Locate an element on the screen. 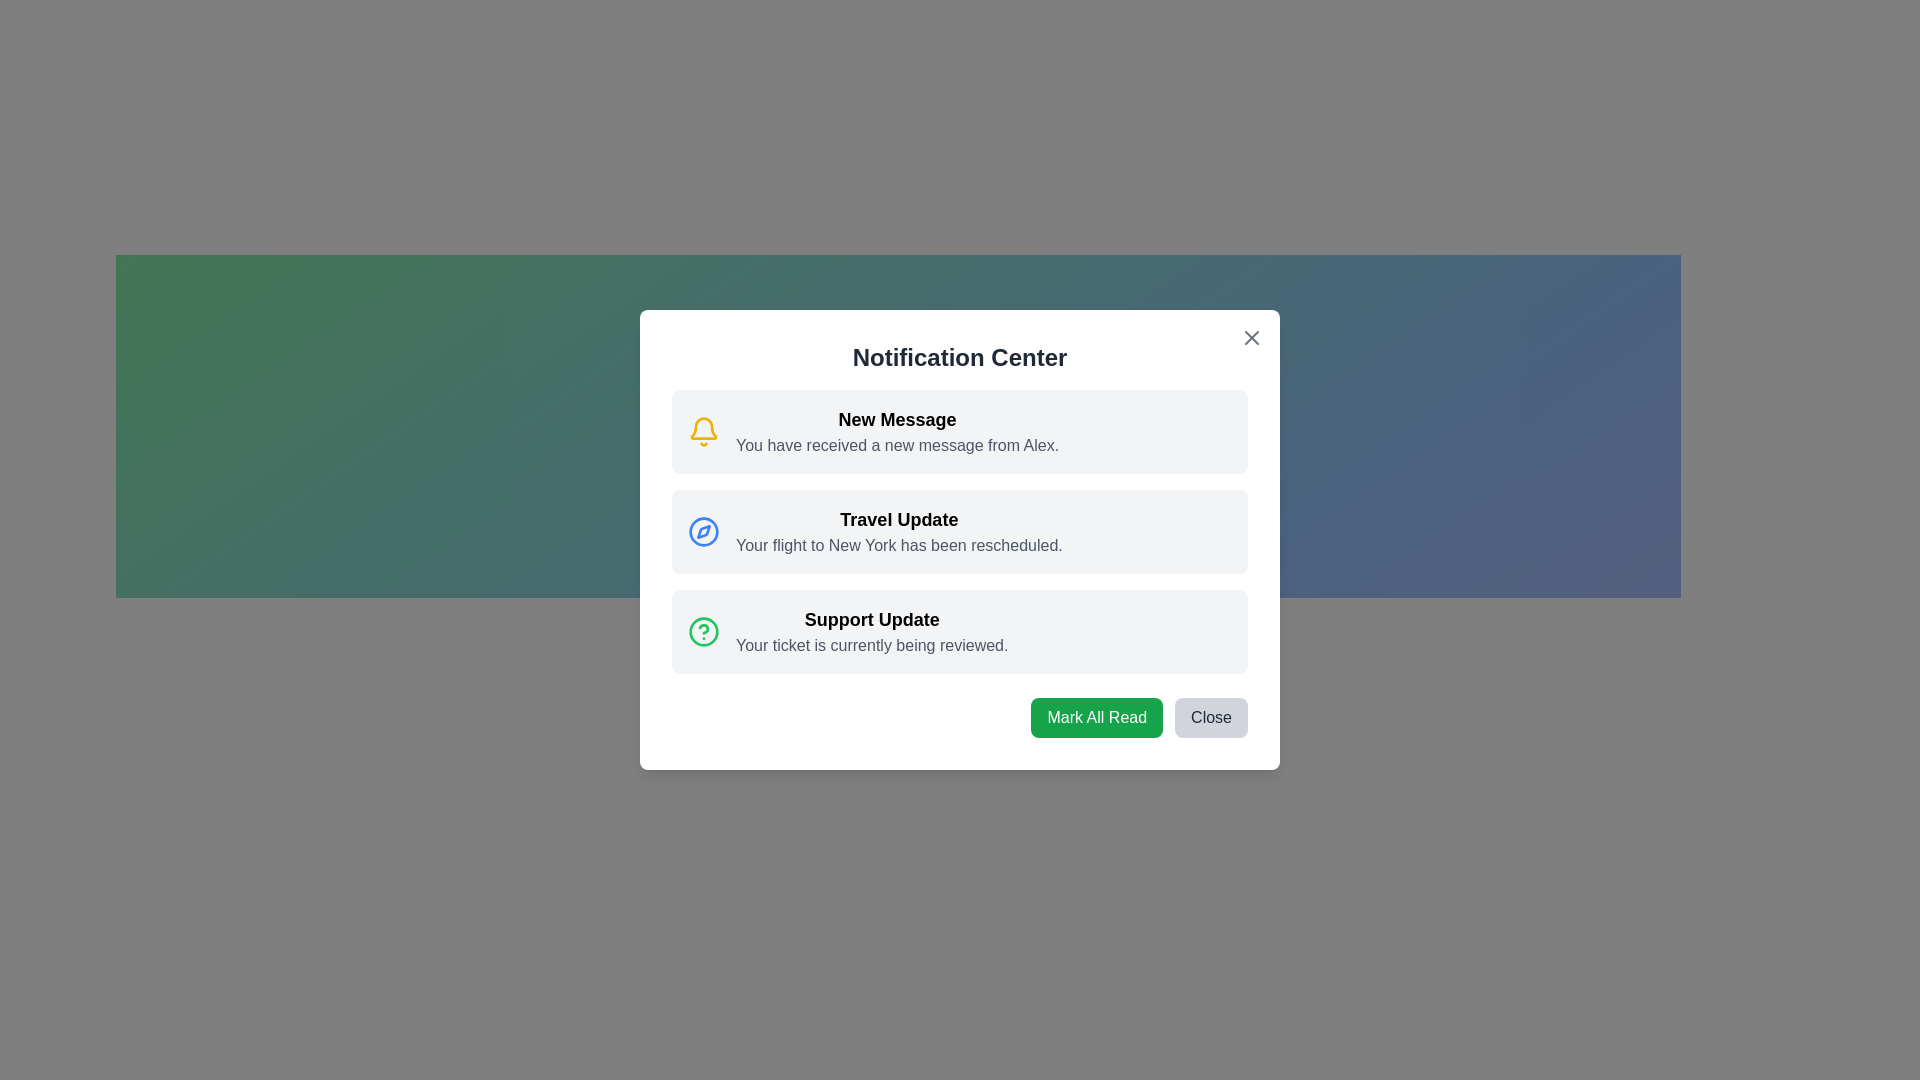 Image resolution: width=1920 pixels, height=1080 pixels. the close button located in the top-right corner of the 'Notification Center' modal to trigger visual feedback is located at coordinates (1251, 337).